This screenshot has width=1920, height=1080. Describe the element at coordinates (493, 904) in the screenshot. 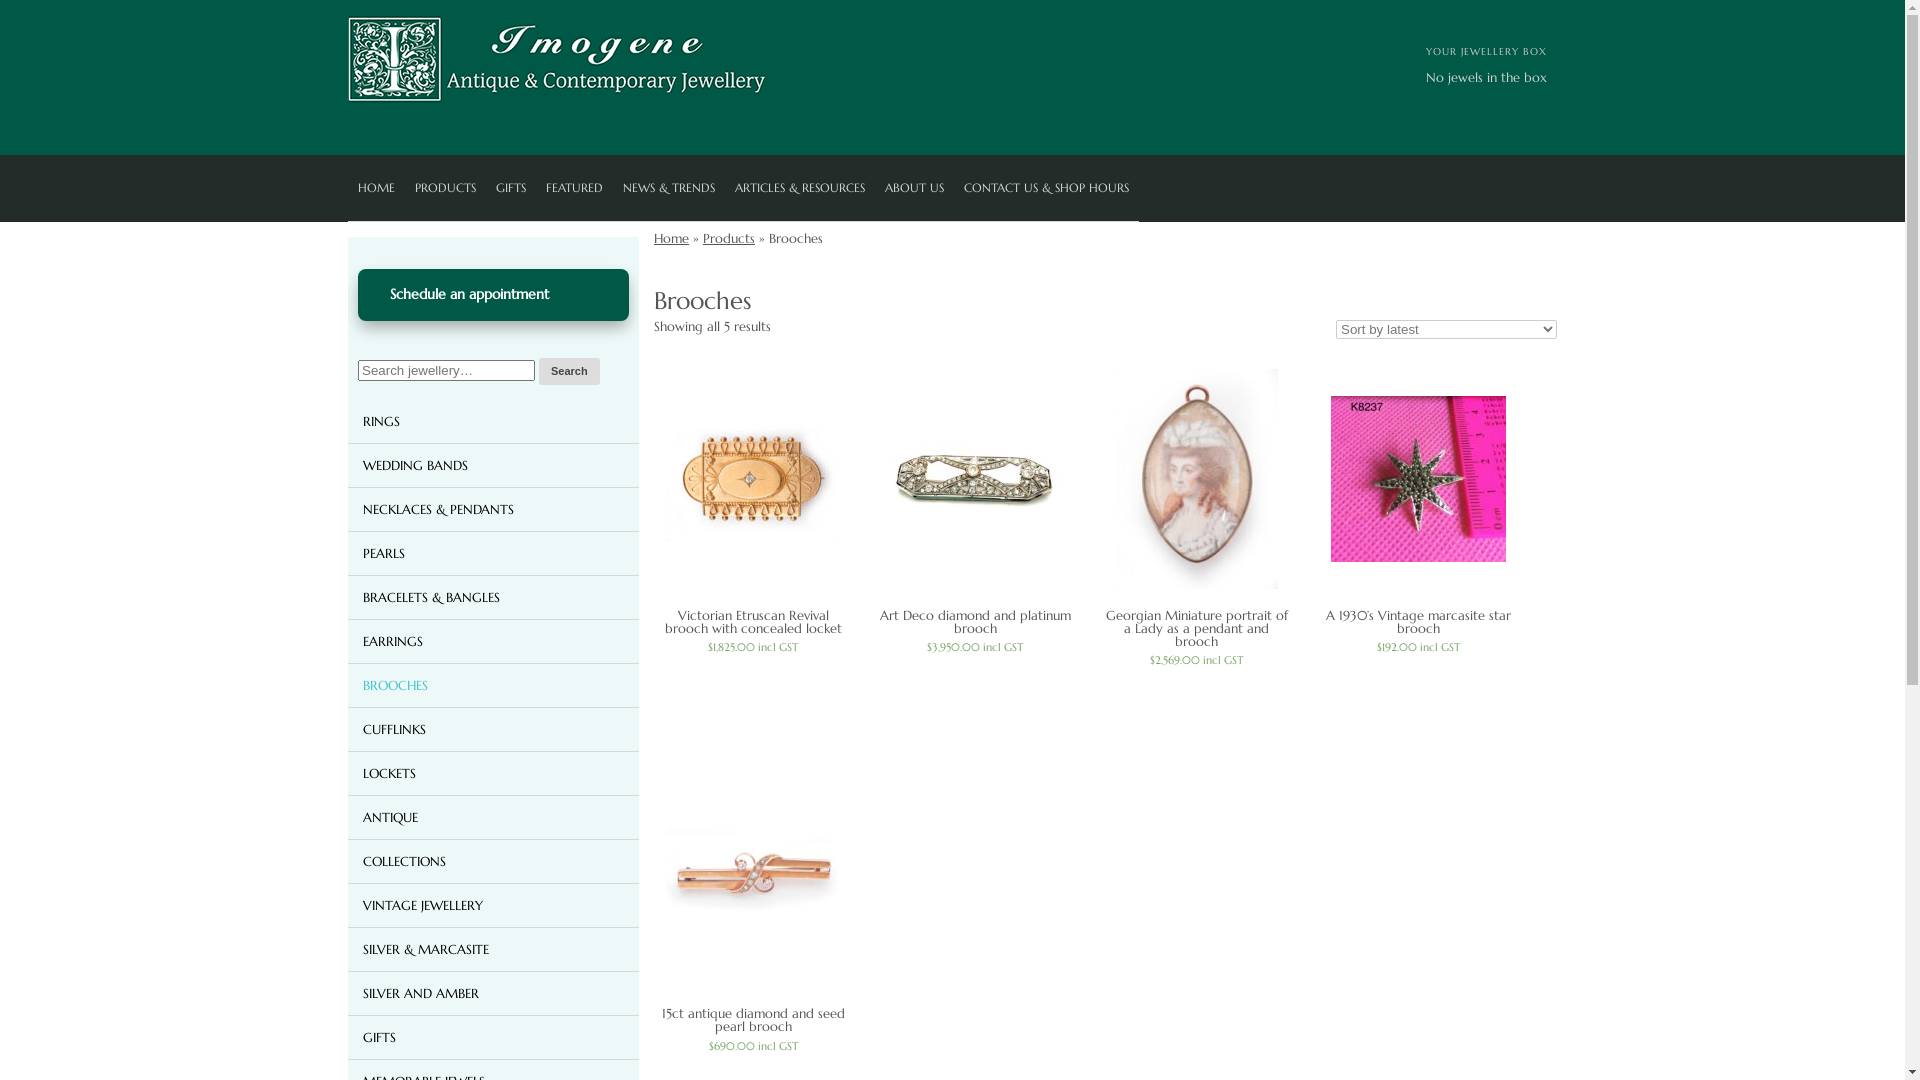

I see `'VINTAGE JEWELLERY'` at that location.